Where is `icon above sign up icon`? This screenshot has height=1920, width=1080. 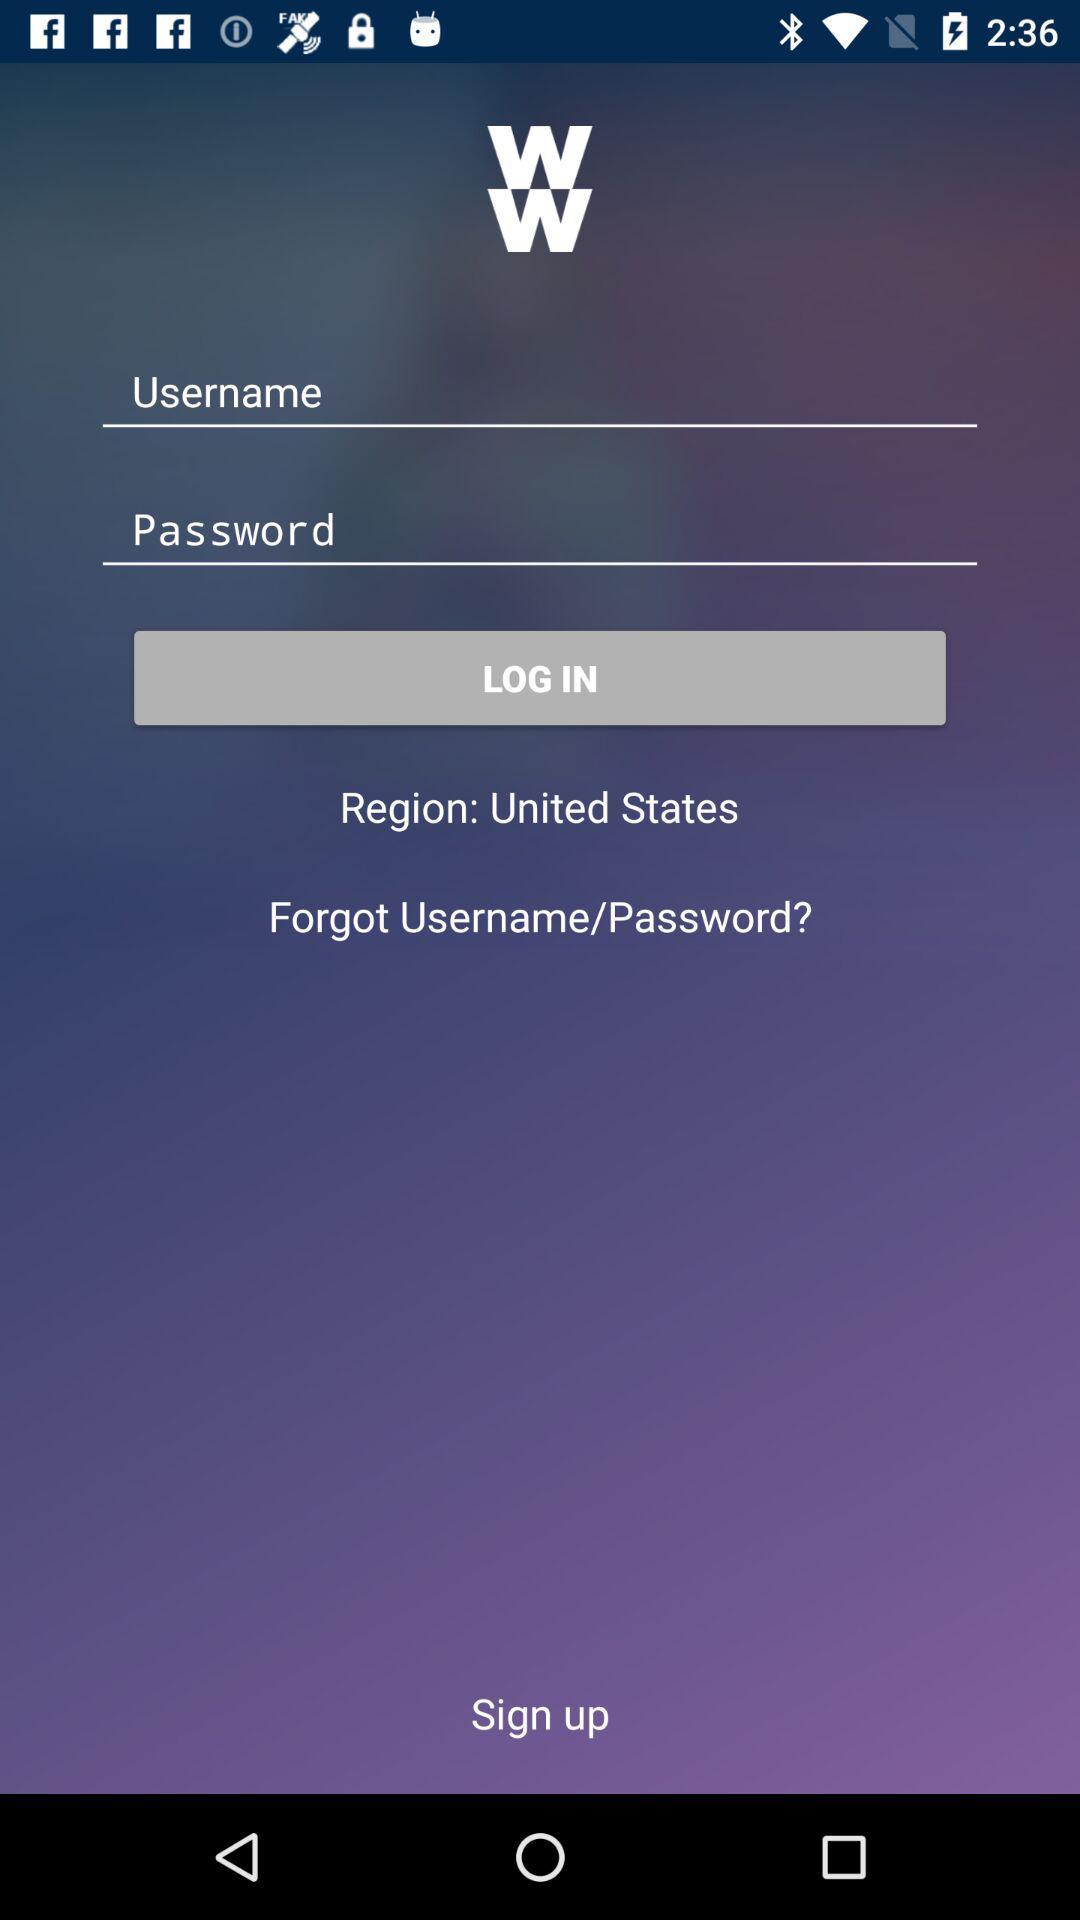
icon above sign up icon is located at coordinates (540, 914).